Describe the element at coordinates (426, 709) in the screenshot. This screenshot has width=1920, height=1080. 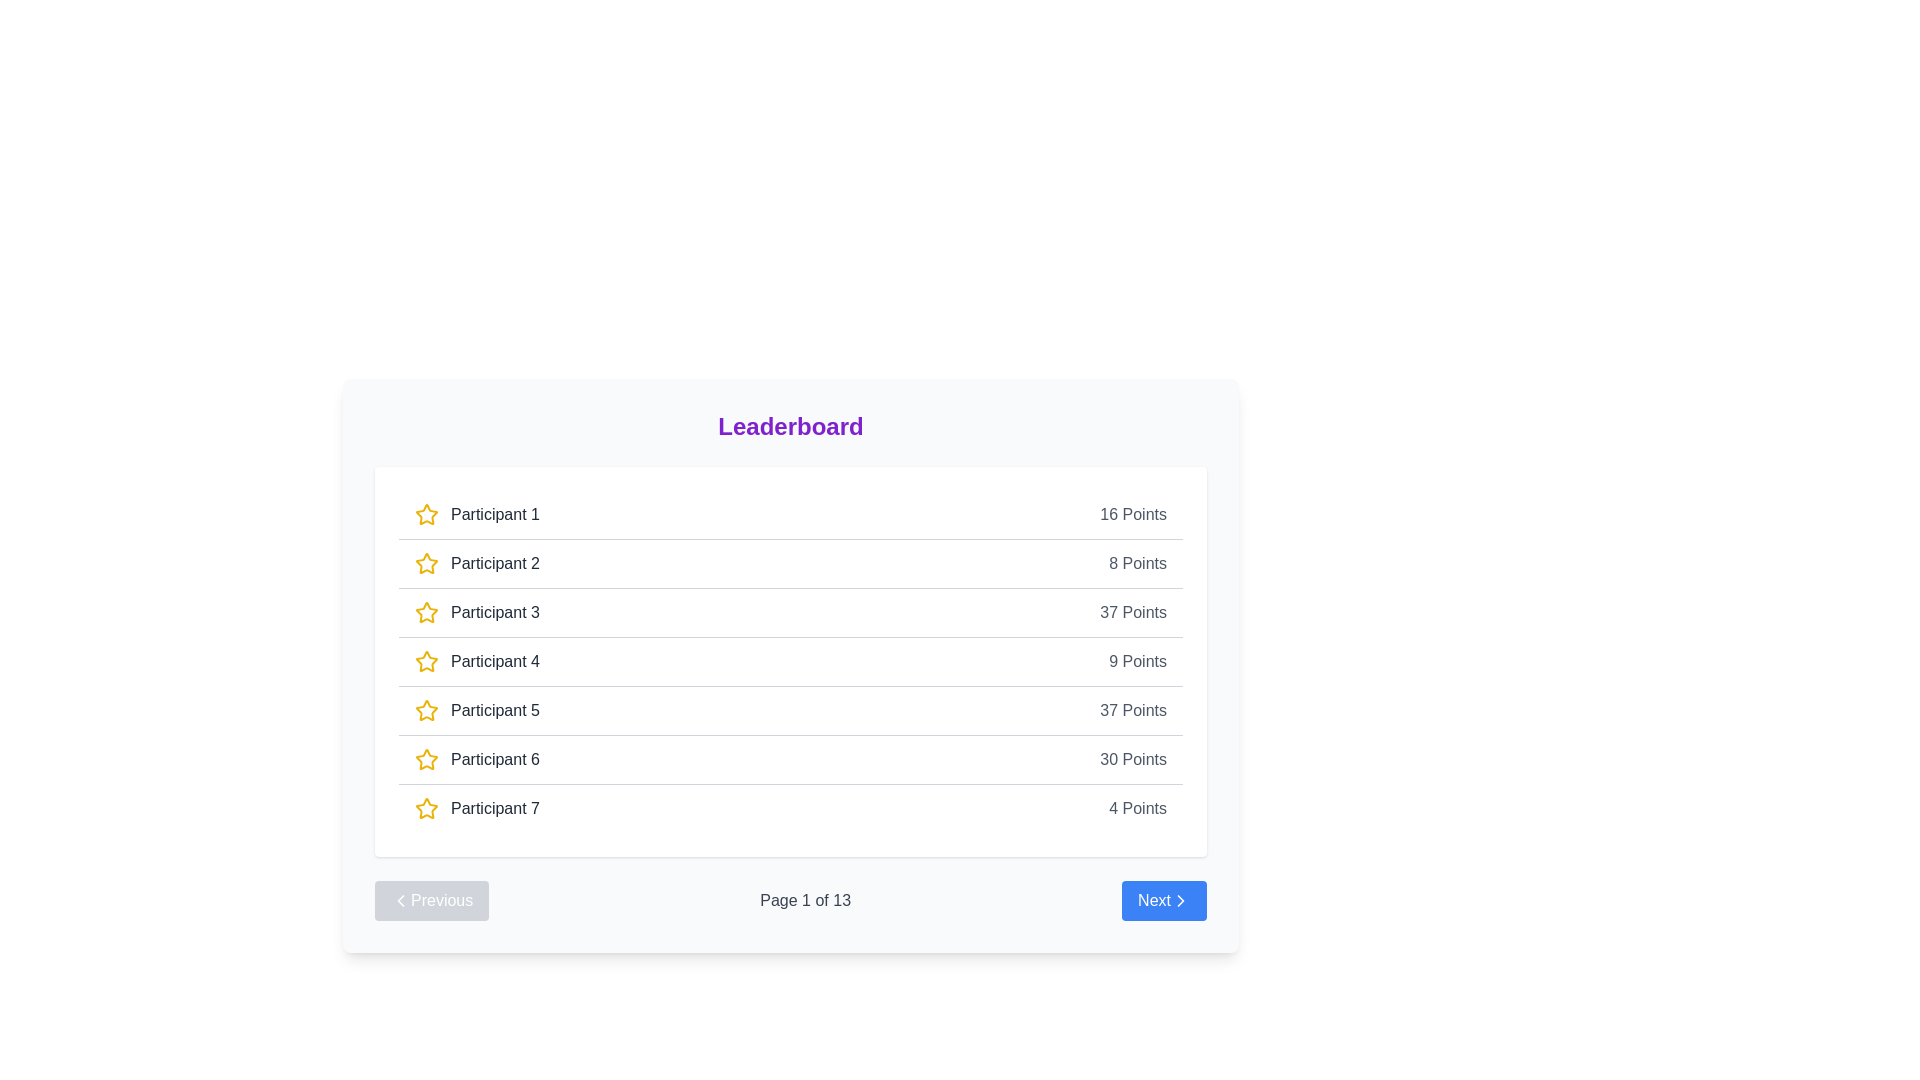
I see `the icon that denotes a rating or selection mechanism, located to the left of the text label 'Participant 5' in the fifth row of the leaderboard` at that location.